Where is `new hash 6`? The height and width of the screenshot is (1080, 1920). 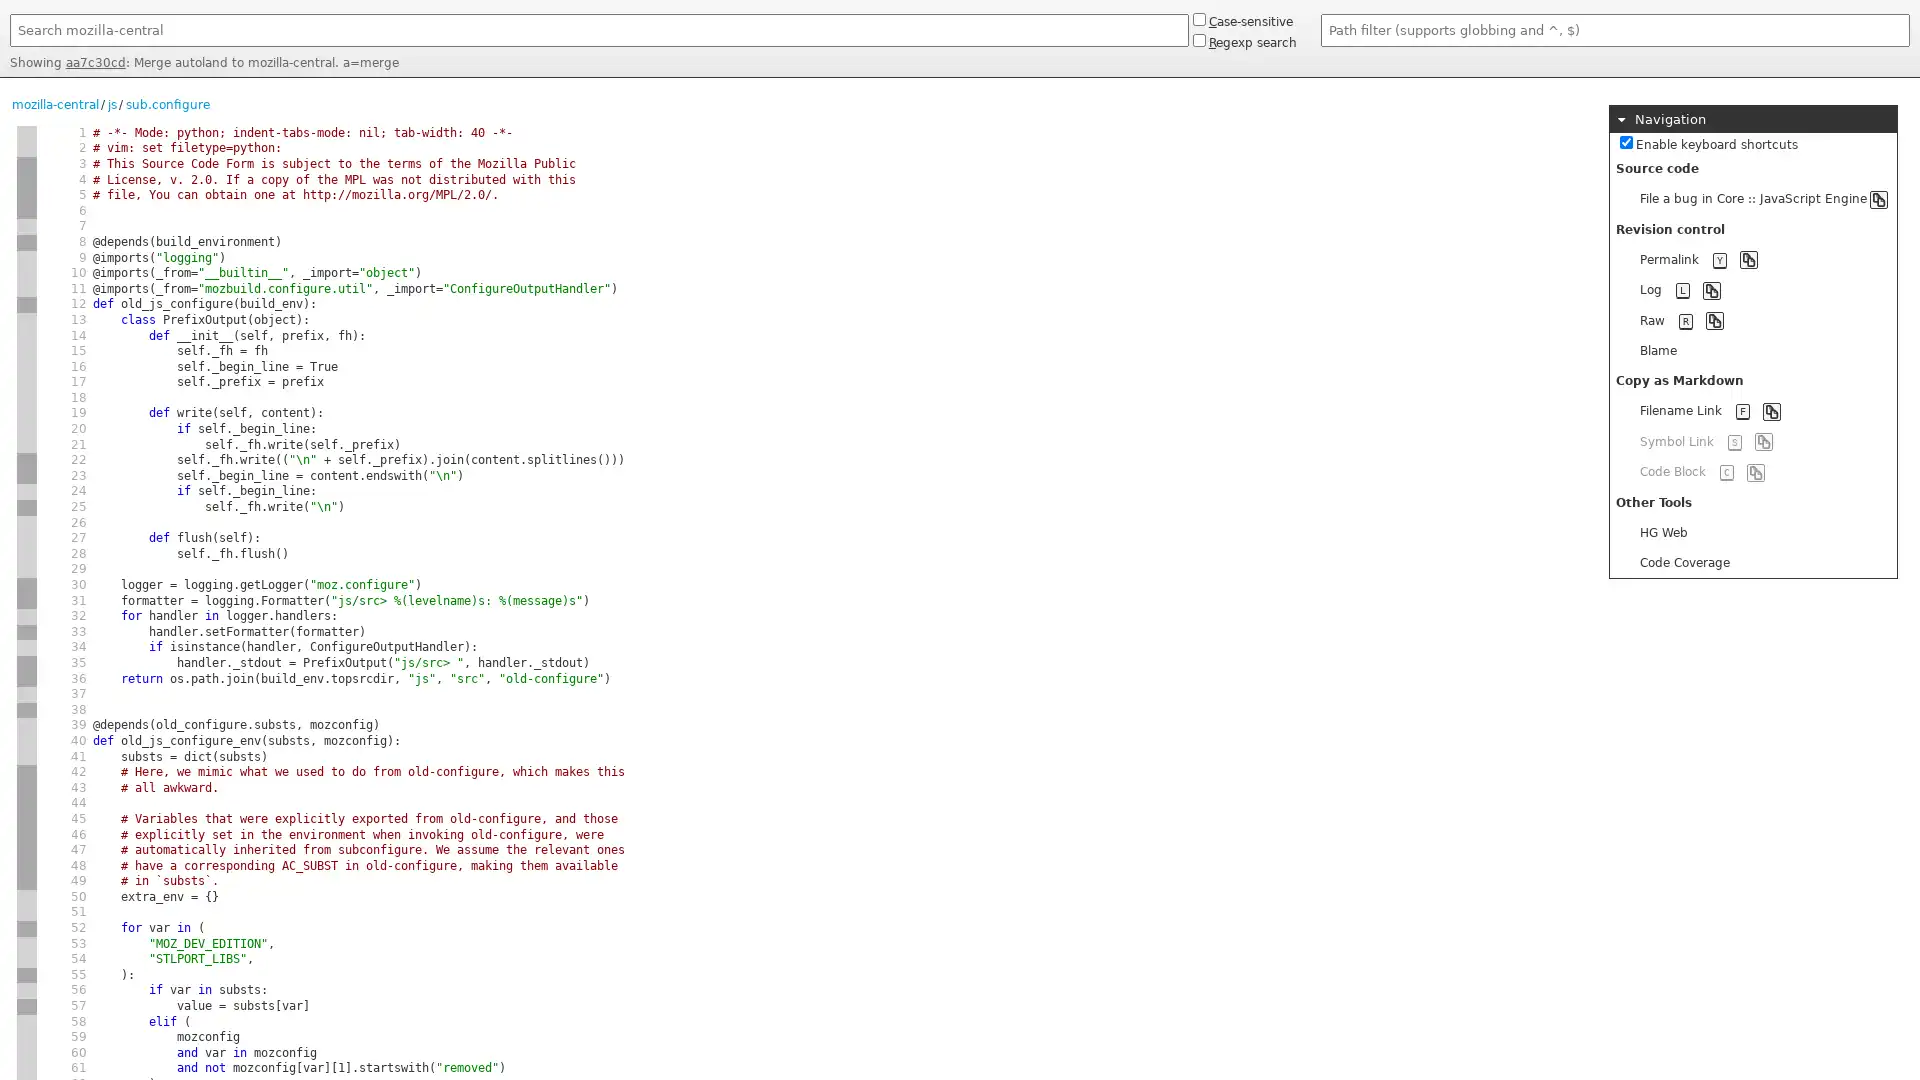 new hash 6 is located at coordinates (27, 693).